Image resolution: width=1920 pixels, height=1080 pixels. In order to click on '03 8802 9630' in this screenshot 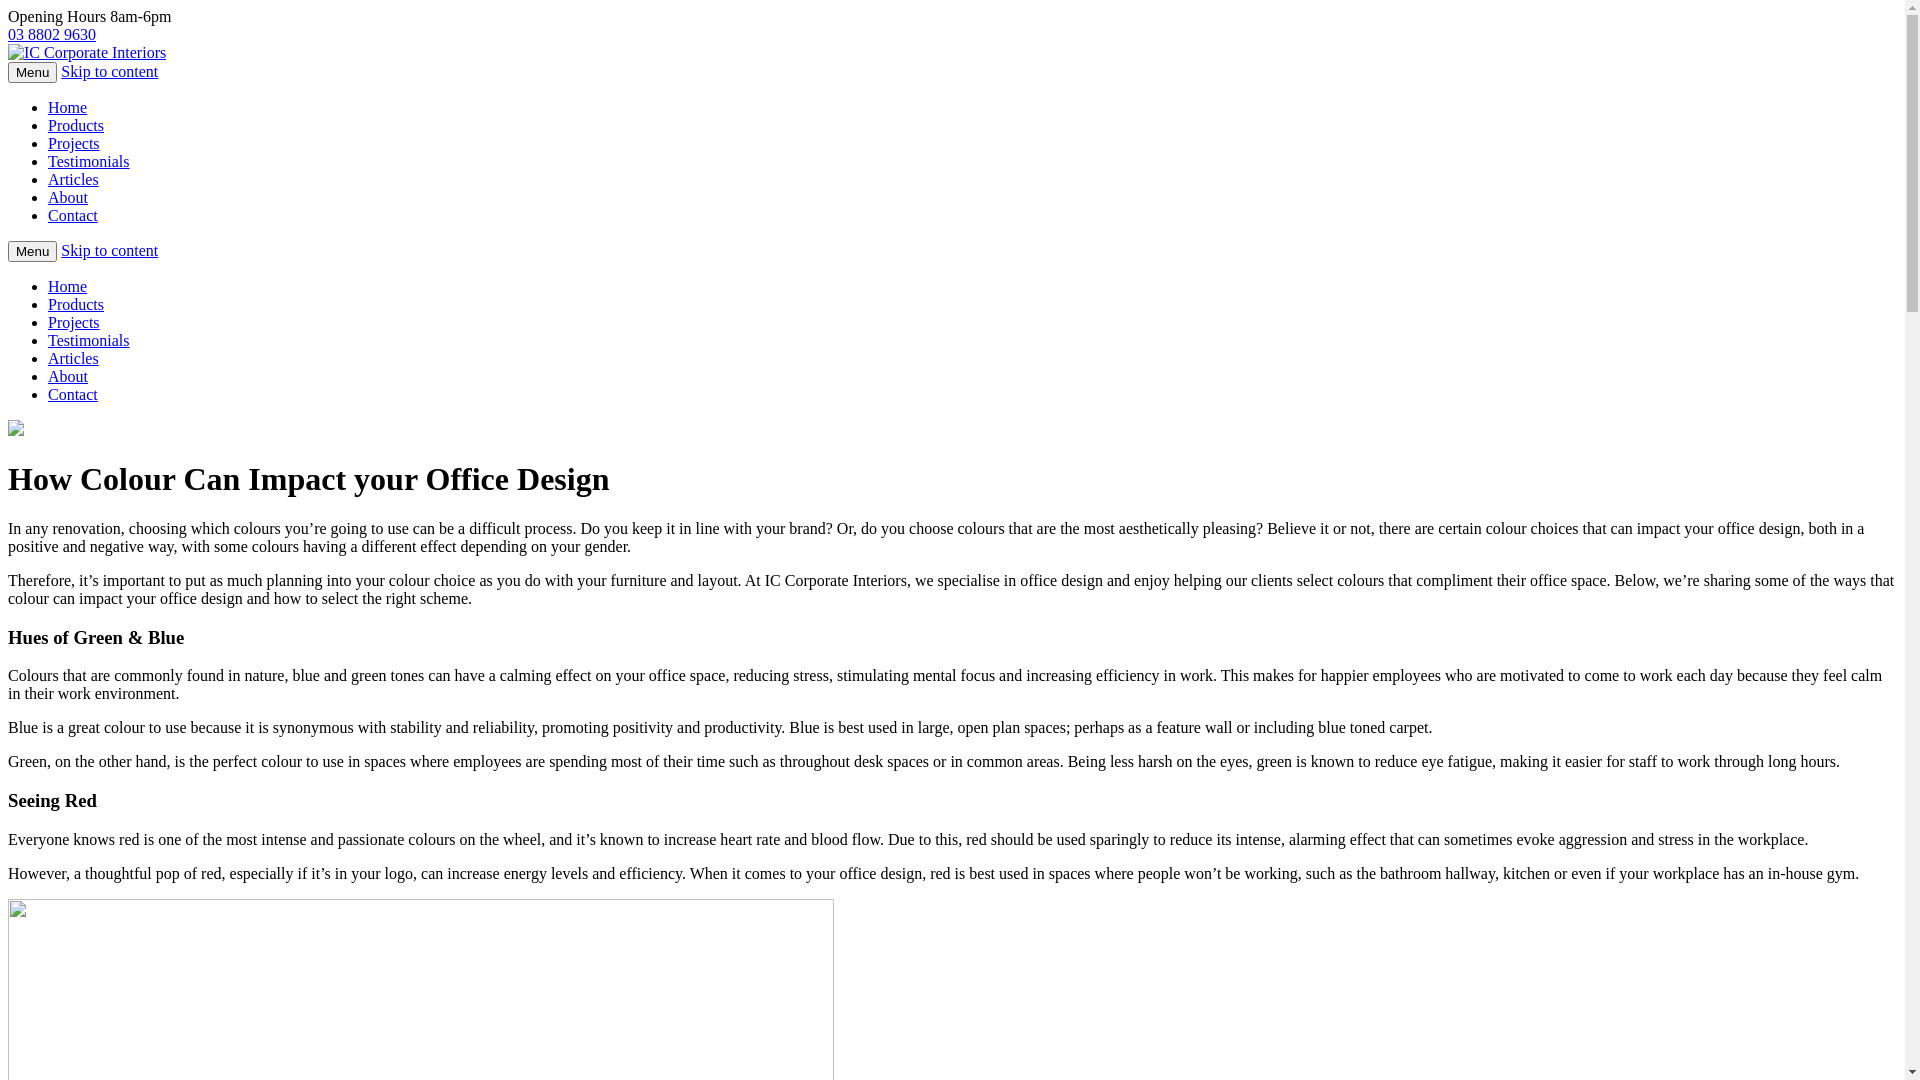, I will do `click(8, 34)`.